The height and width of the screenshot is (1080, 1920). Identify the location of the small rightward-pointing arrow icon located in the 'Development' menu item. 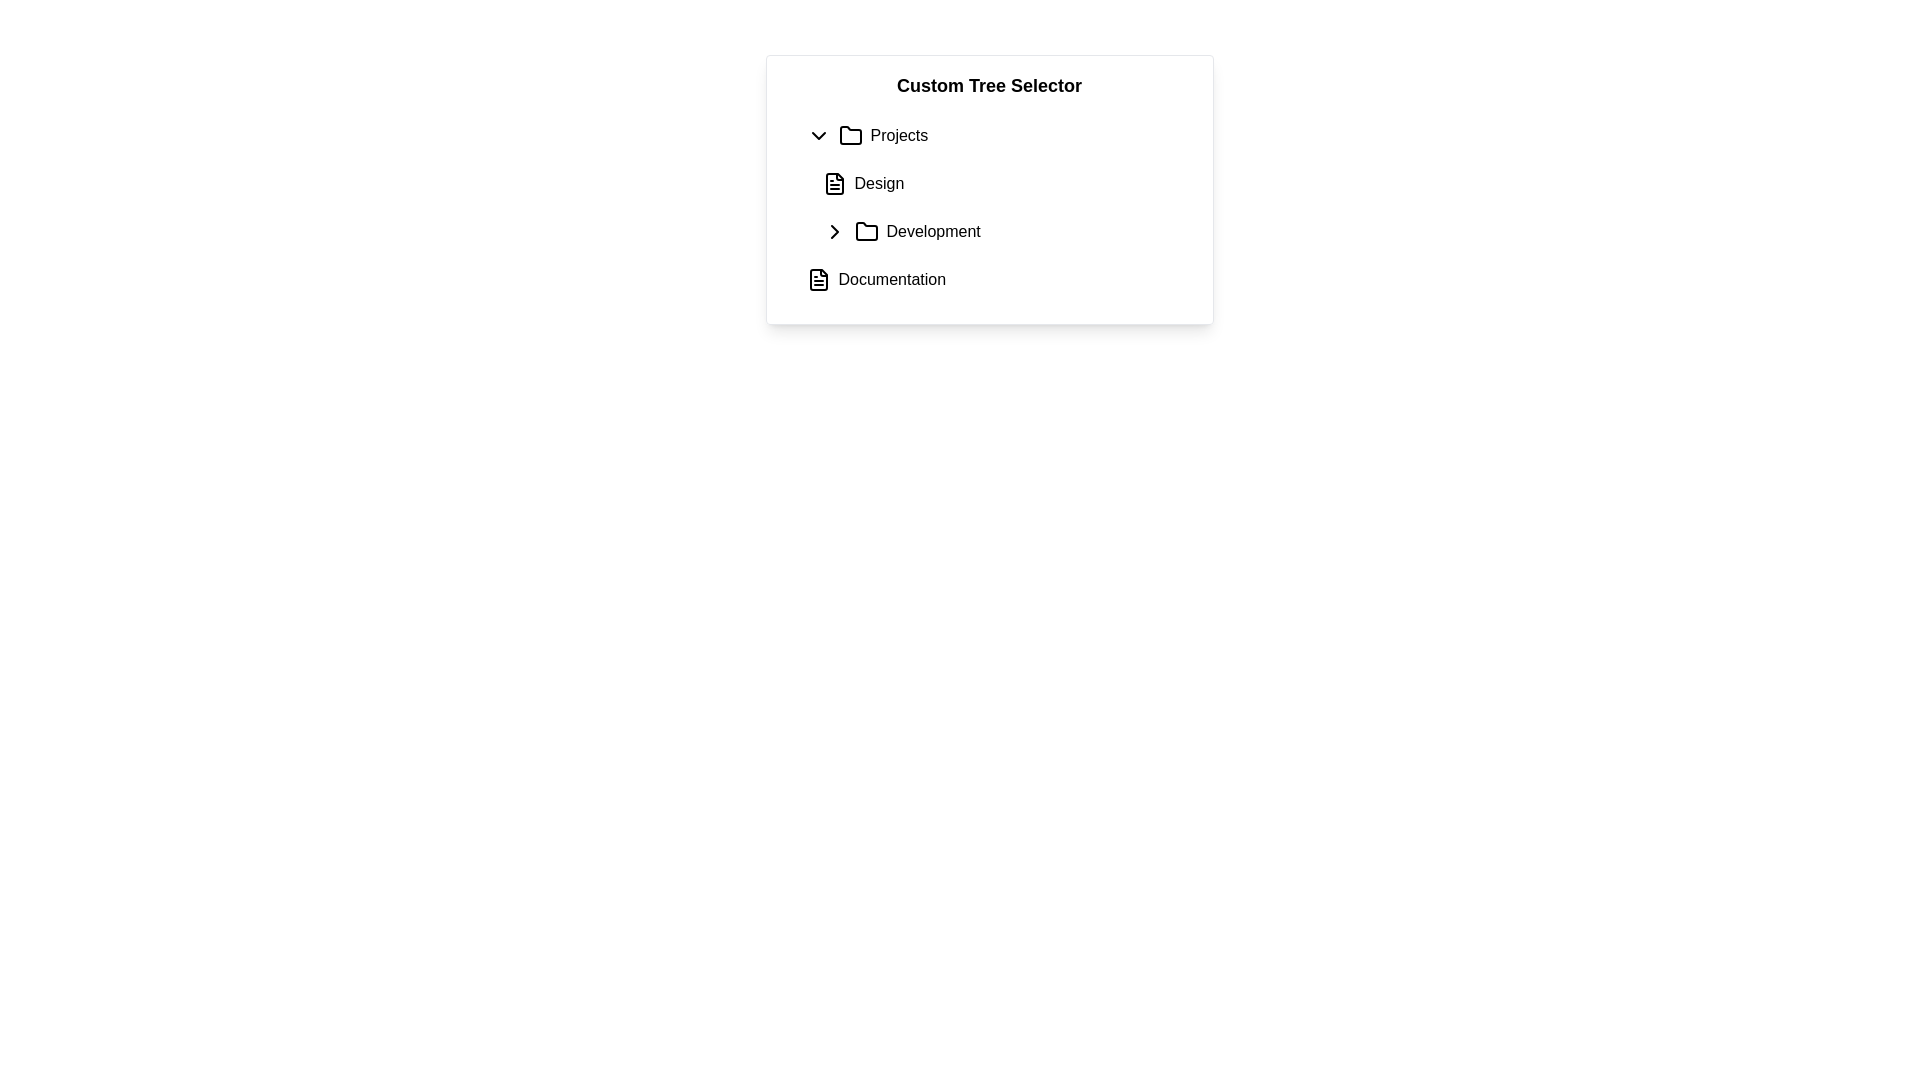
(834, 230).